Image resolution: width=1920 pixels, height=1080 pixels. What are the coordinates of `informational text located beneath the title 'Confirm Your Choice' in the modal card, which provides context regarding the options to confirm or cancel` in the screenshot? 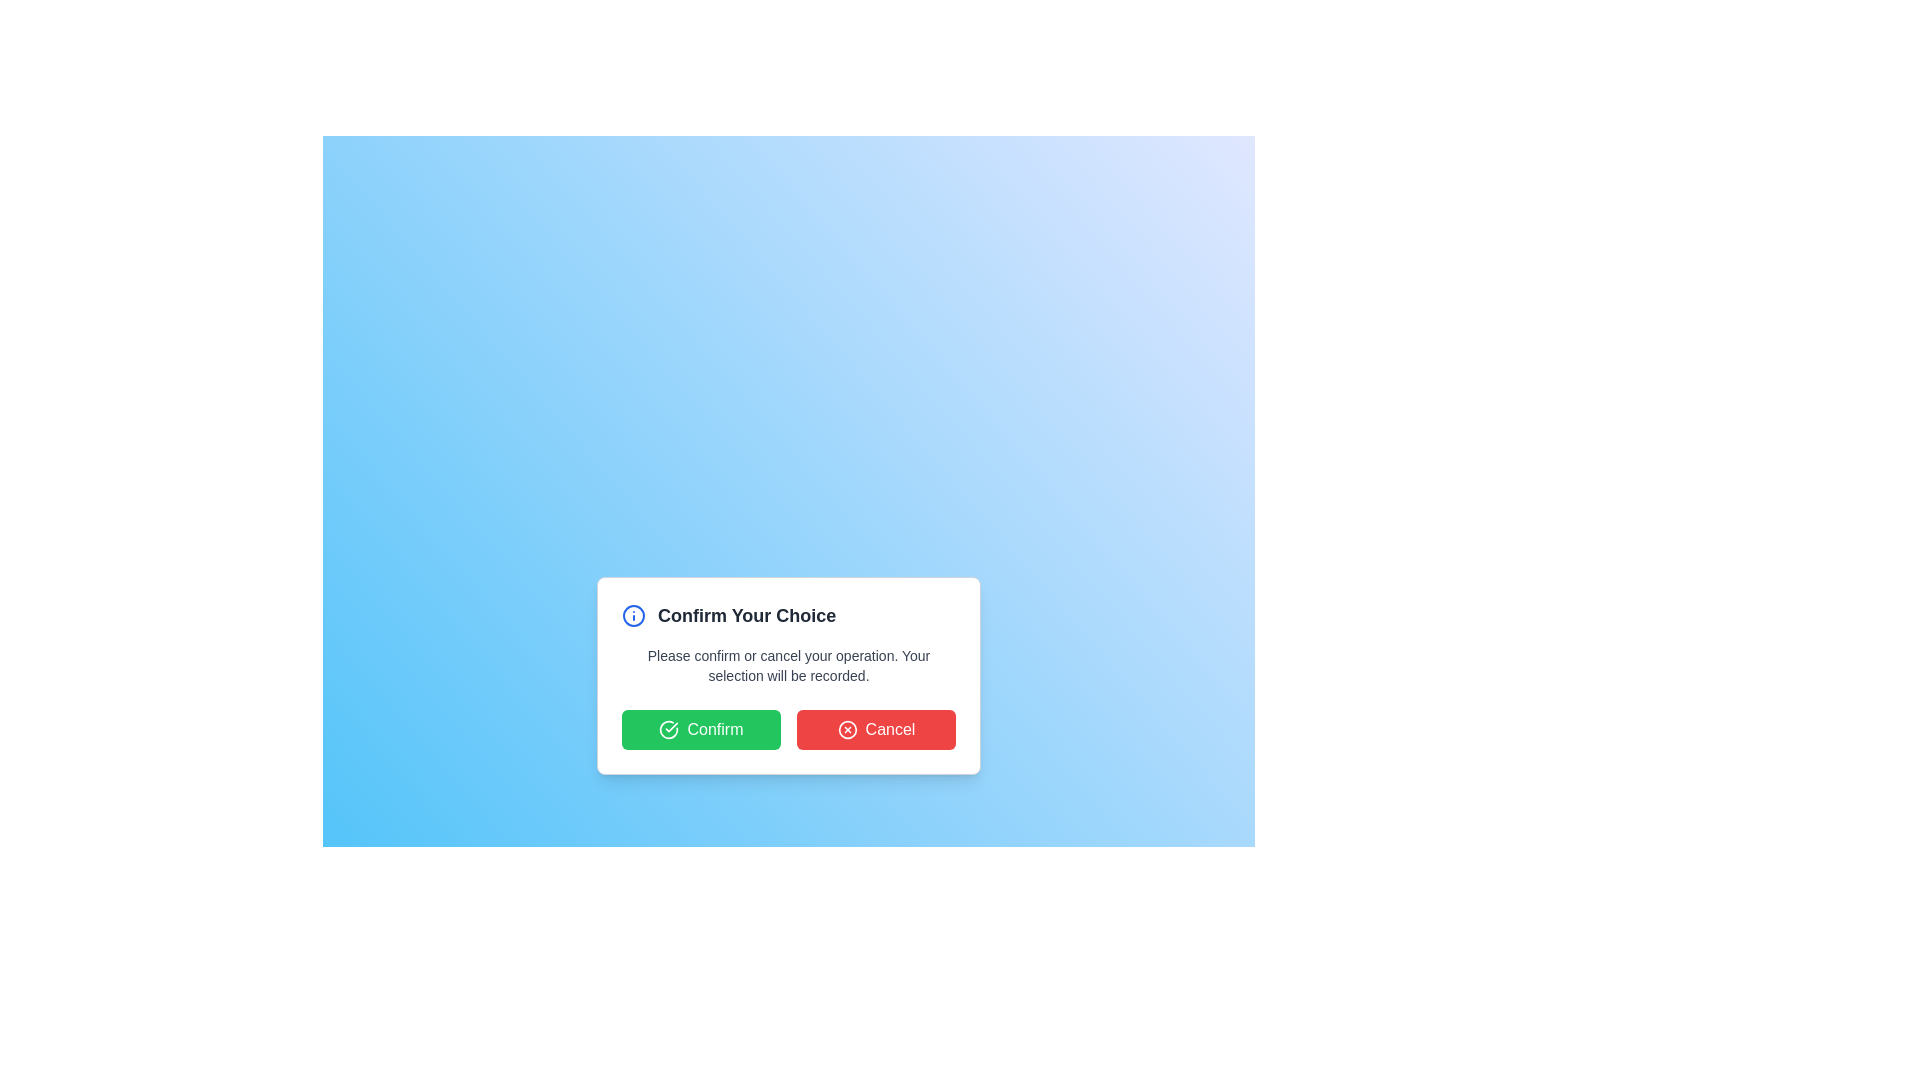 It's located at (787, 666).